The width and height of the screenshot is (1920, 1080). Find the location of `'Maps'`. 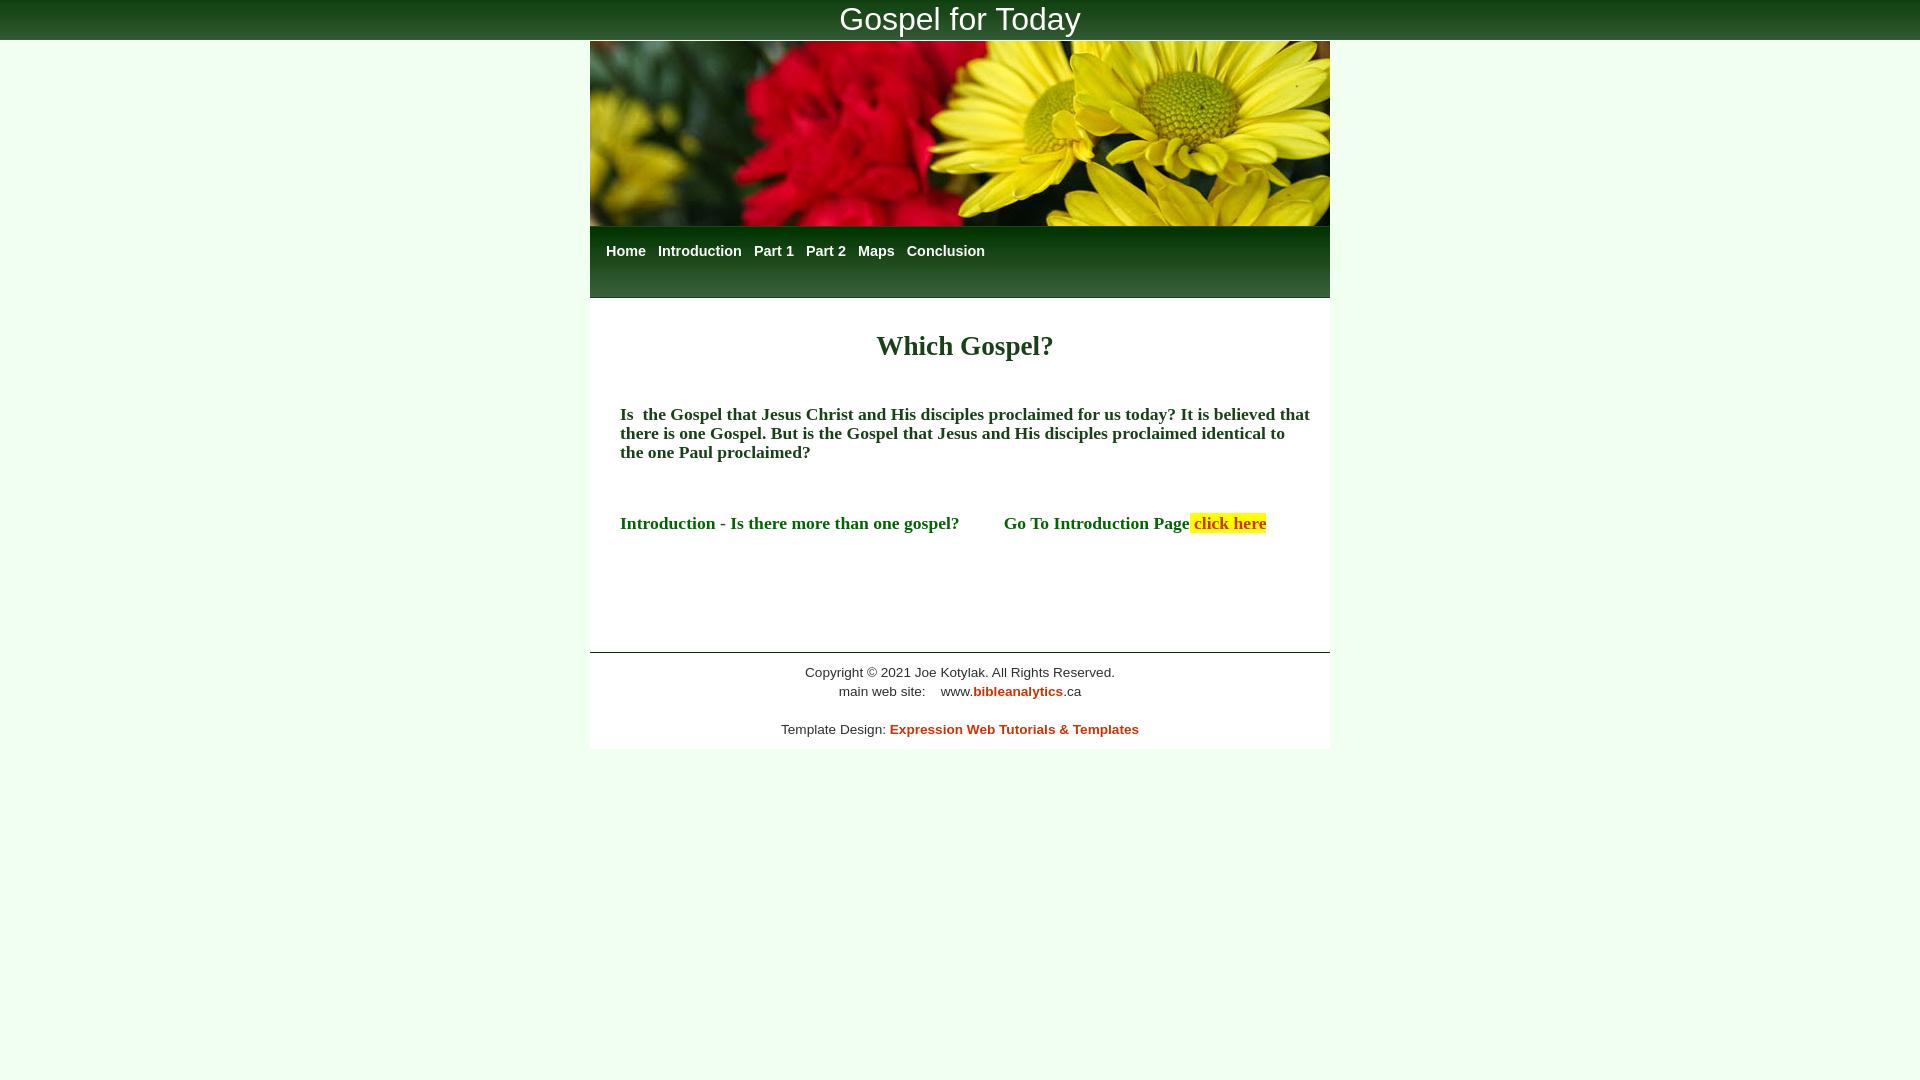

'Maps' is located at coordinates (876, 250).